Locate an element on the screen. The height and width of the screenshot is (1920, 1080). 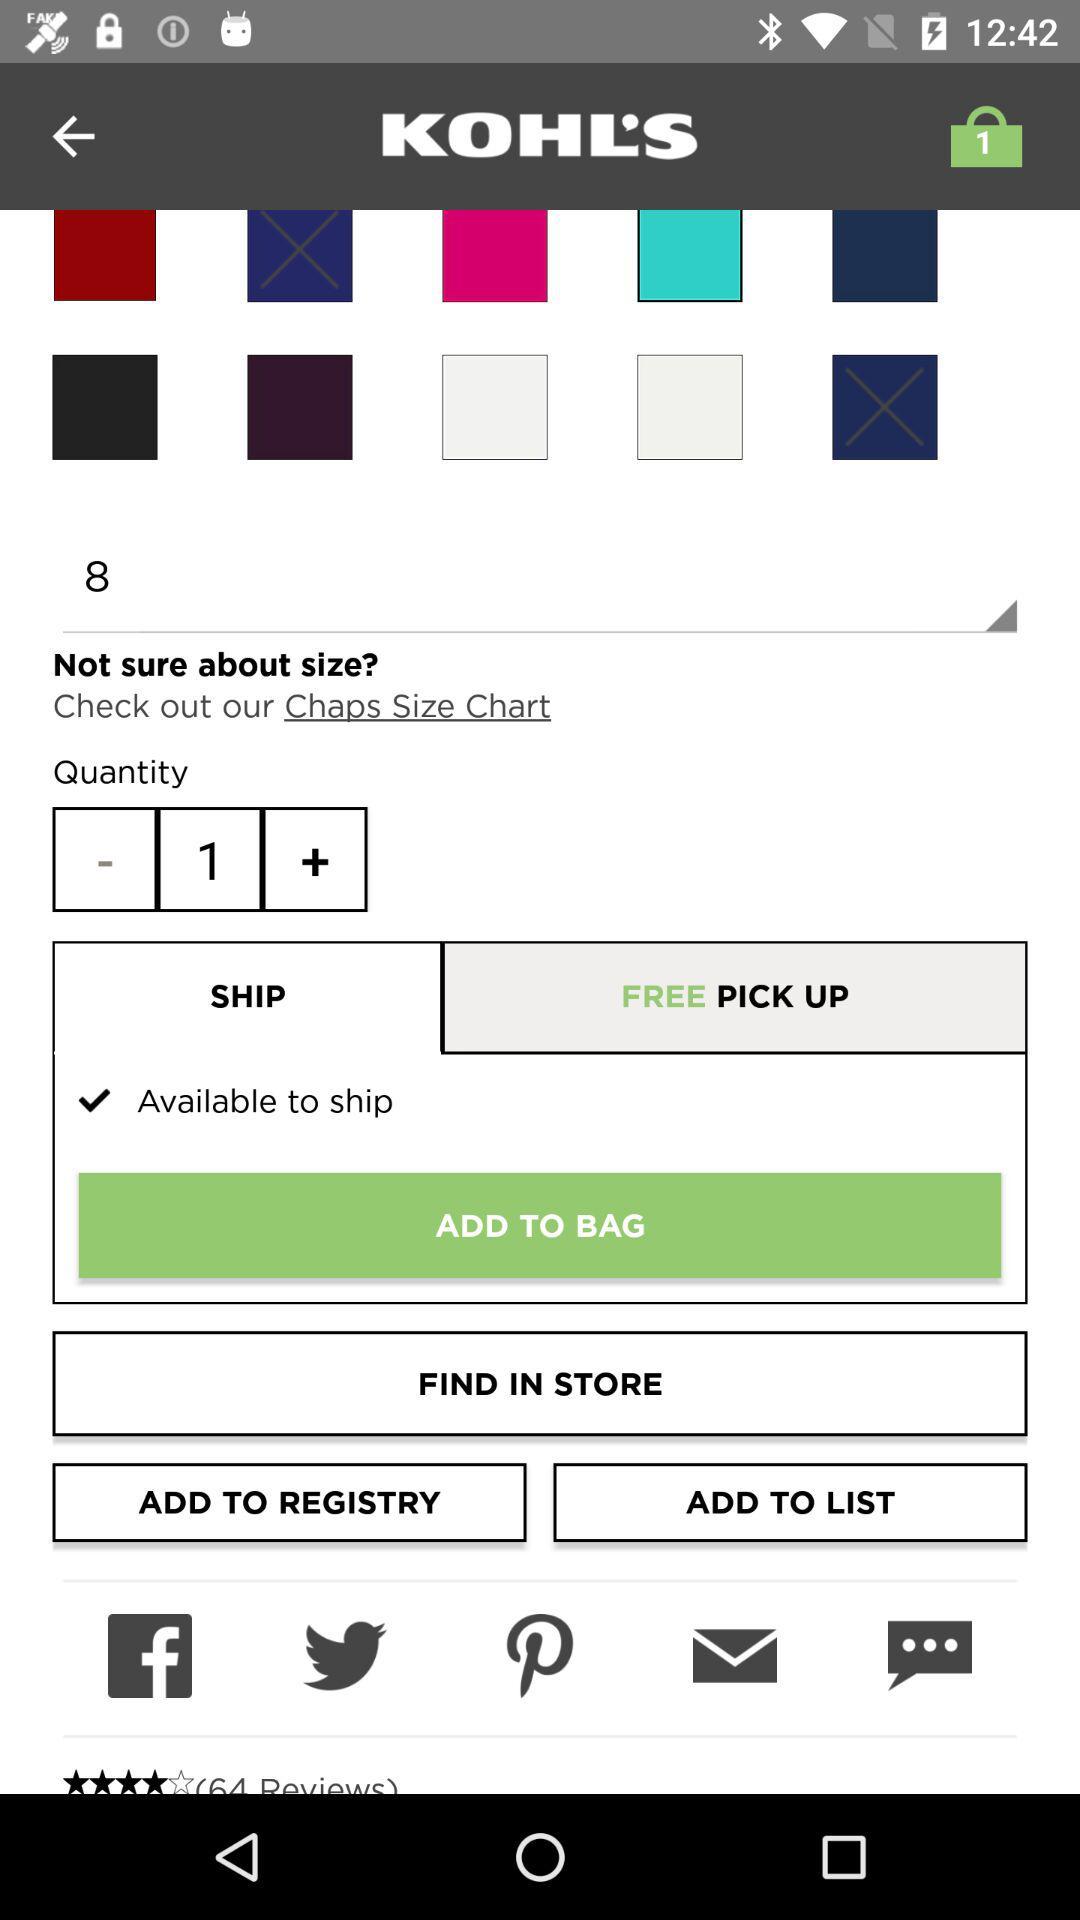
talvez seja somente um problema is located at coordinates (689, 255).